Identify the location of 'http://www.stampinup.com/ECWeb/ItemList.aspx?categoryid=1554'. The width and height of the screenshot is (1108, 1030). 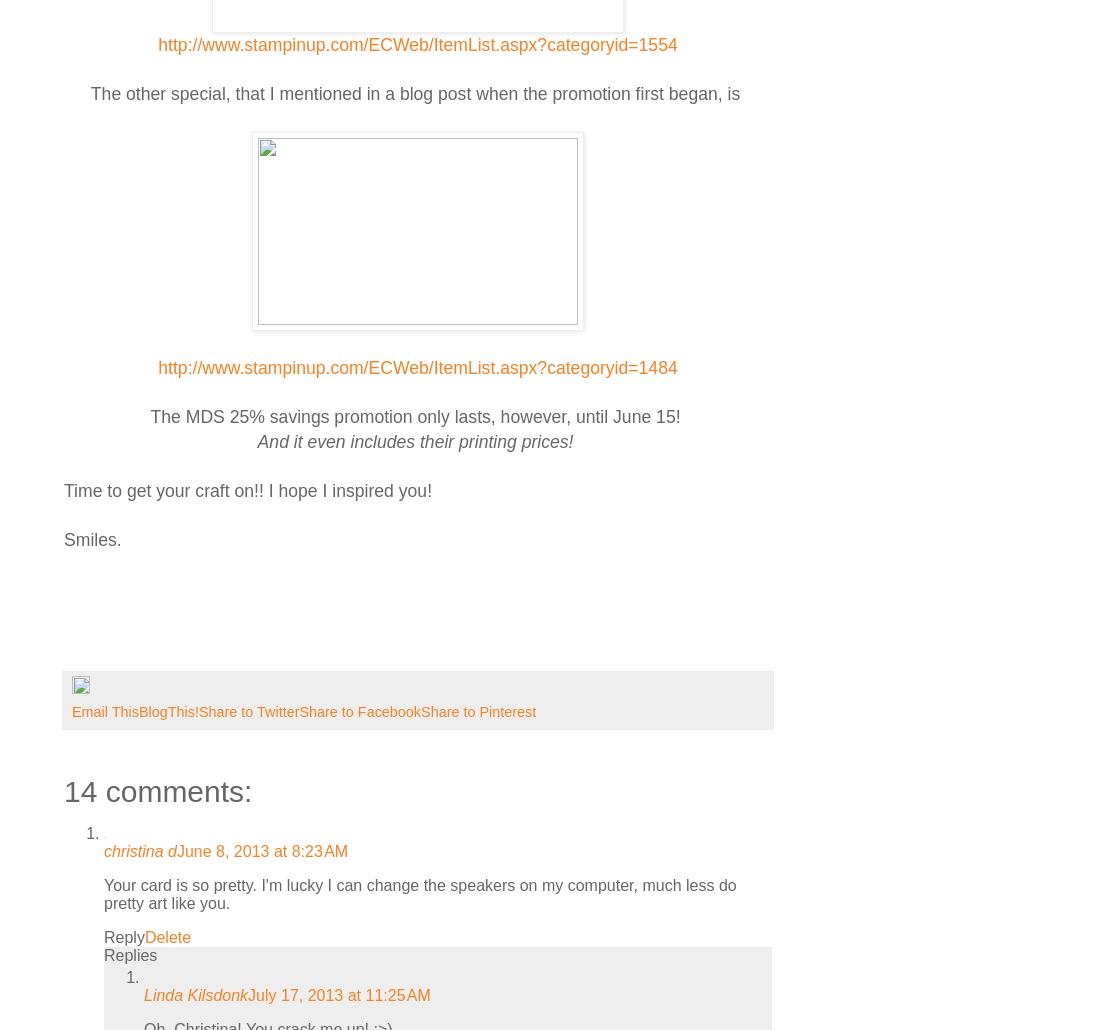
(416, 45).